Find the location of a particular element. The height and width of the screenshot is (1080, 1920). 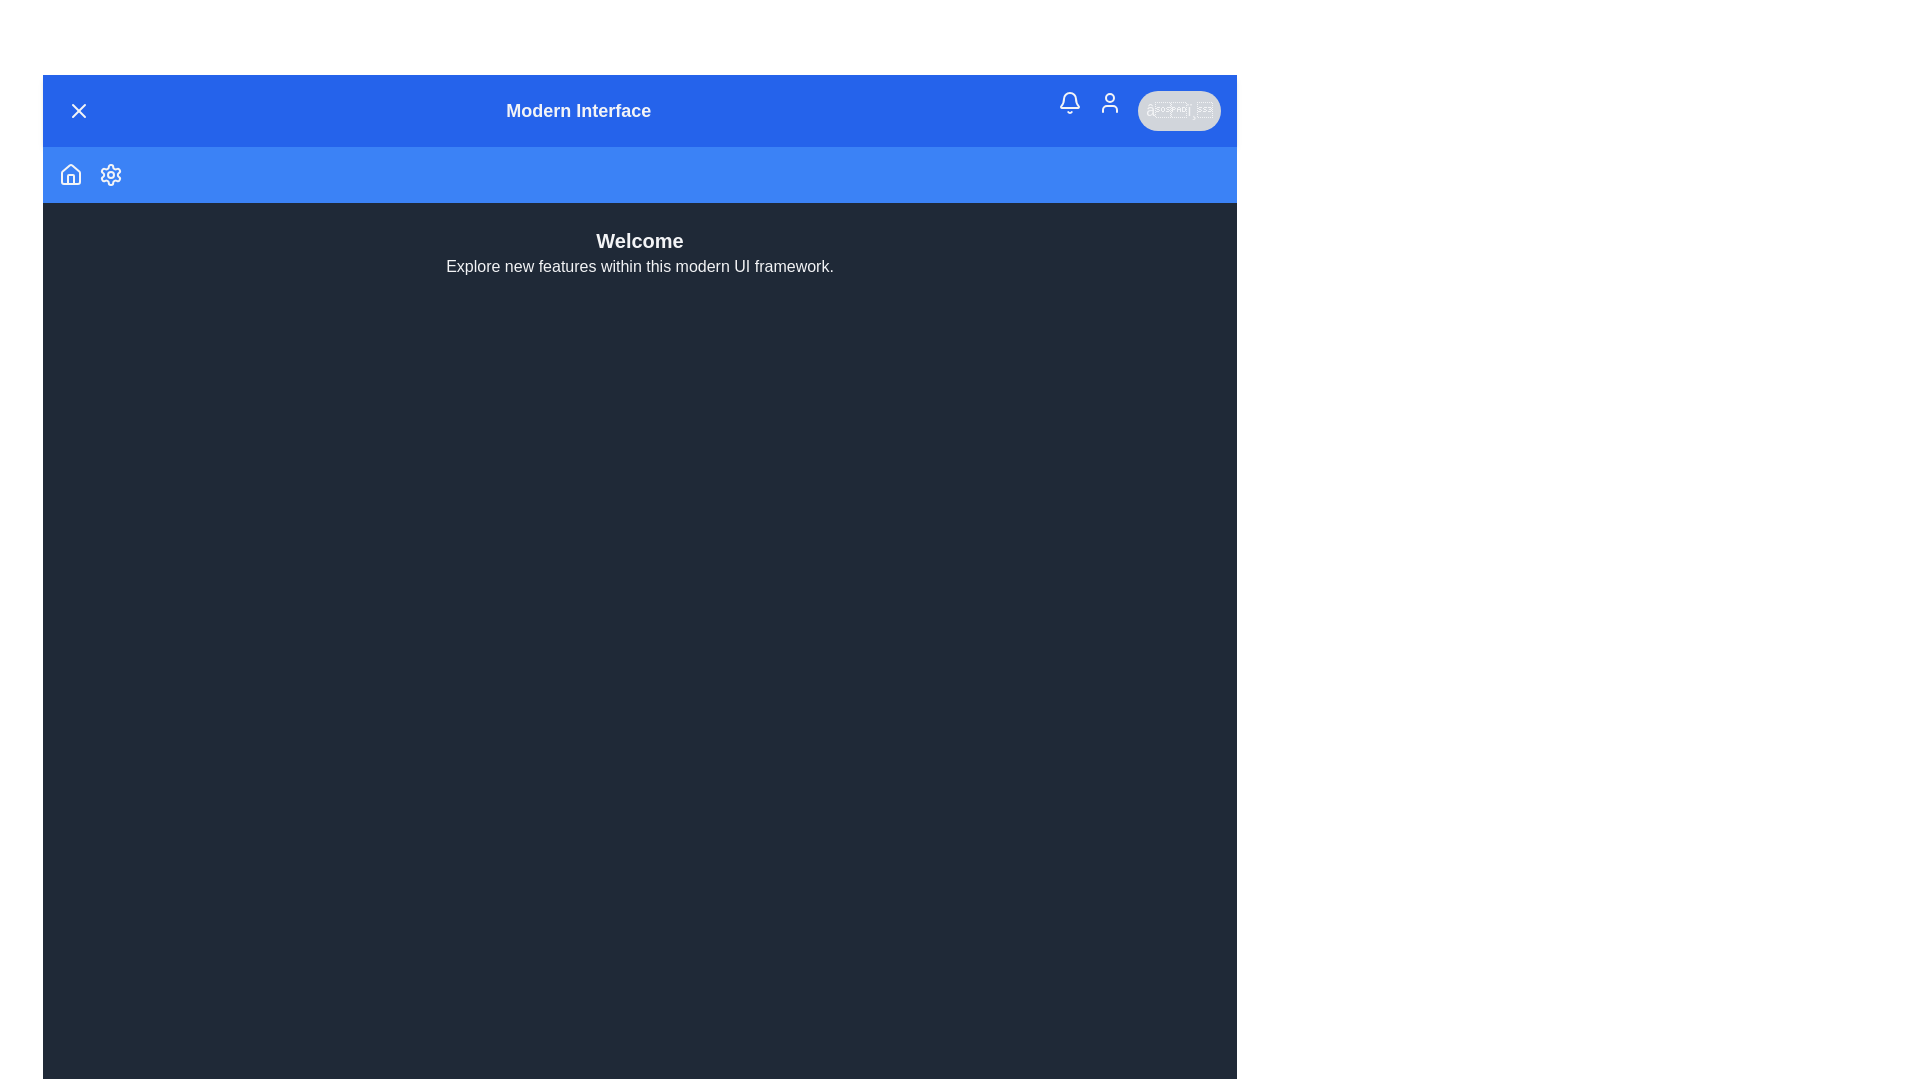

the theme toggle button in the top-right corner to change the theme is located at coordinates (1179, 111).